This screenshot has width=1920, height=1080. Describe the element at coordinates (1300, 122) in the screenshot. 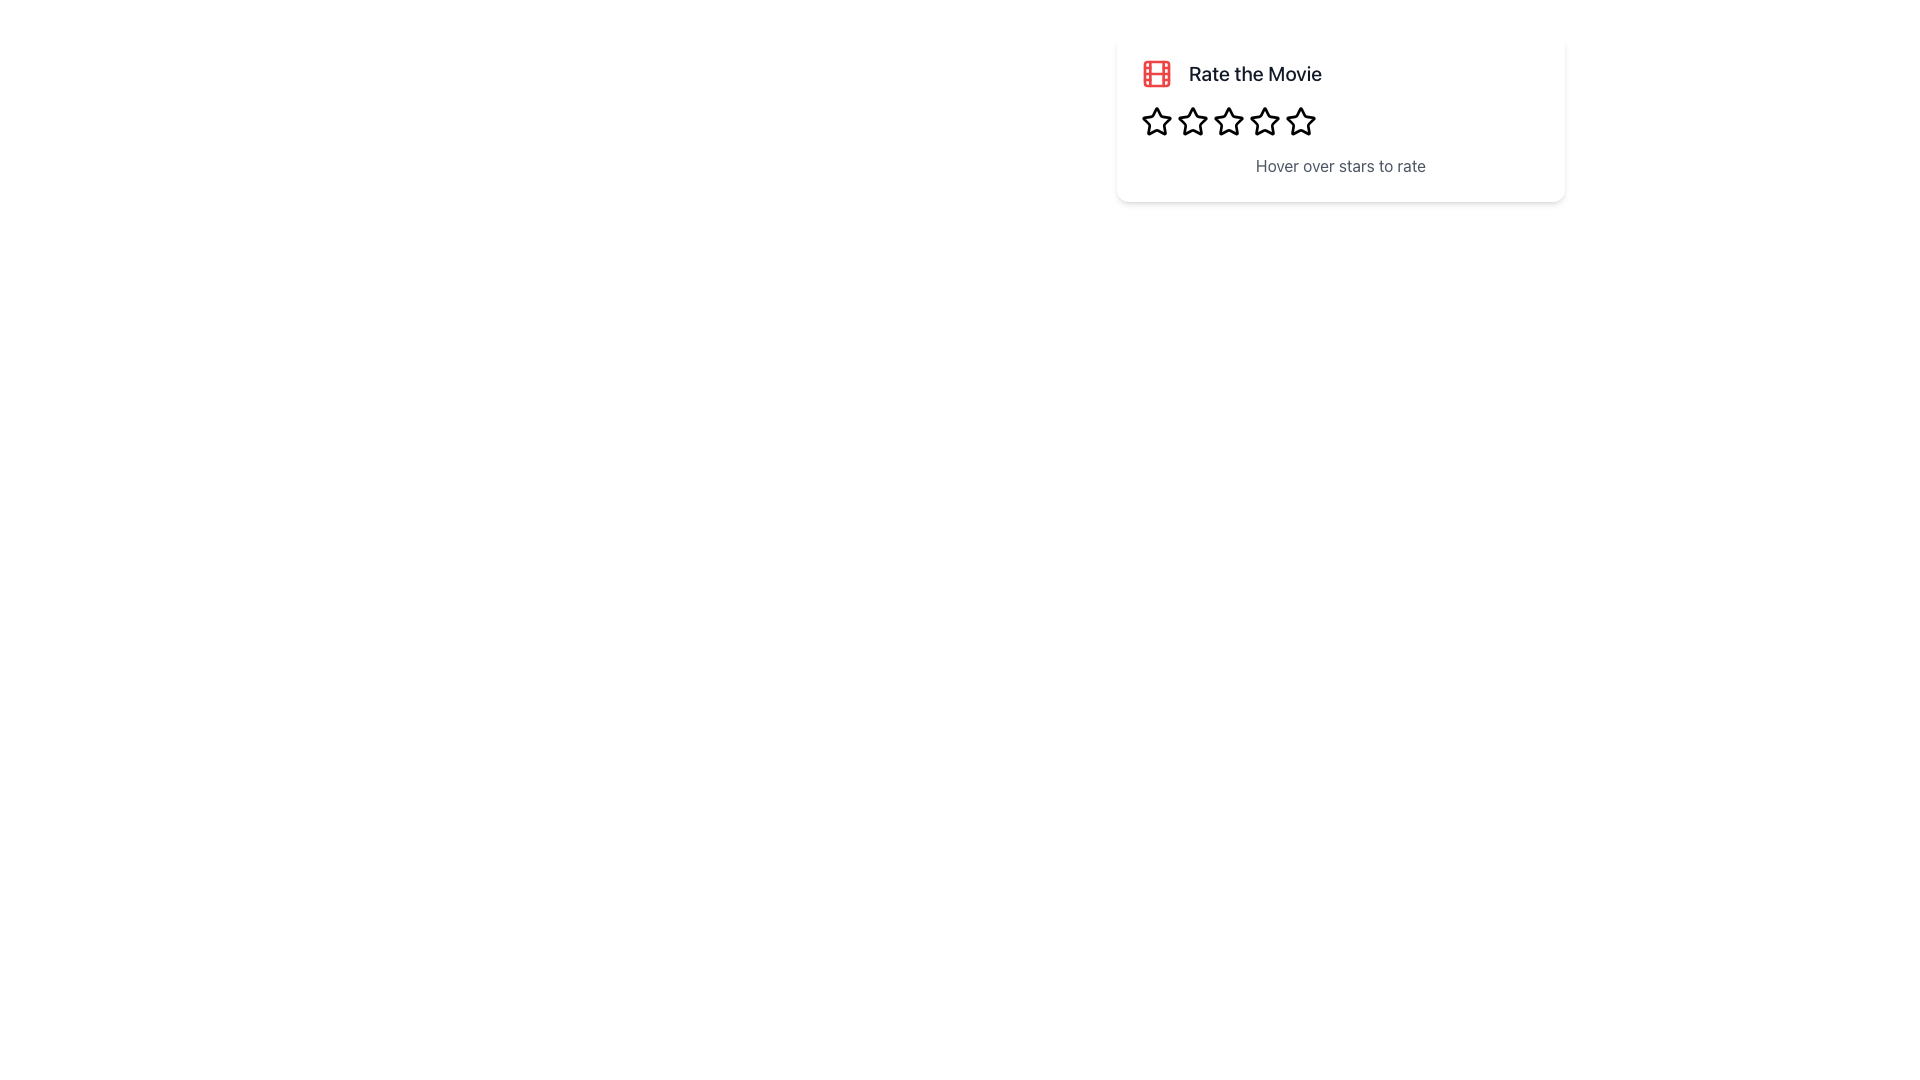

I see `the fifth hollow star icon in the rating mechanism located beneath the 'Rate the Movie' title and above the 'Hover over stars to rate' instruction` at that location.